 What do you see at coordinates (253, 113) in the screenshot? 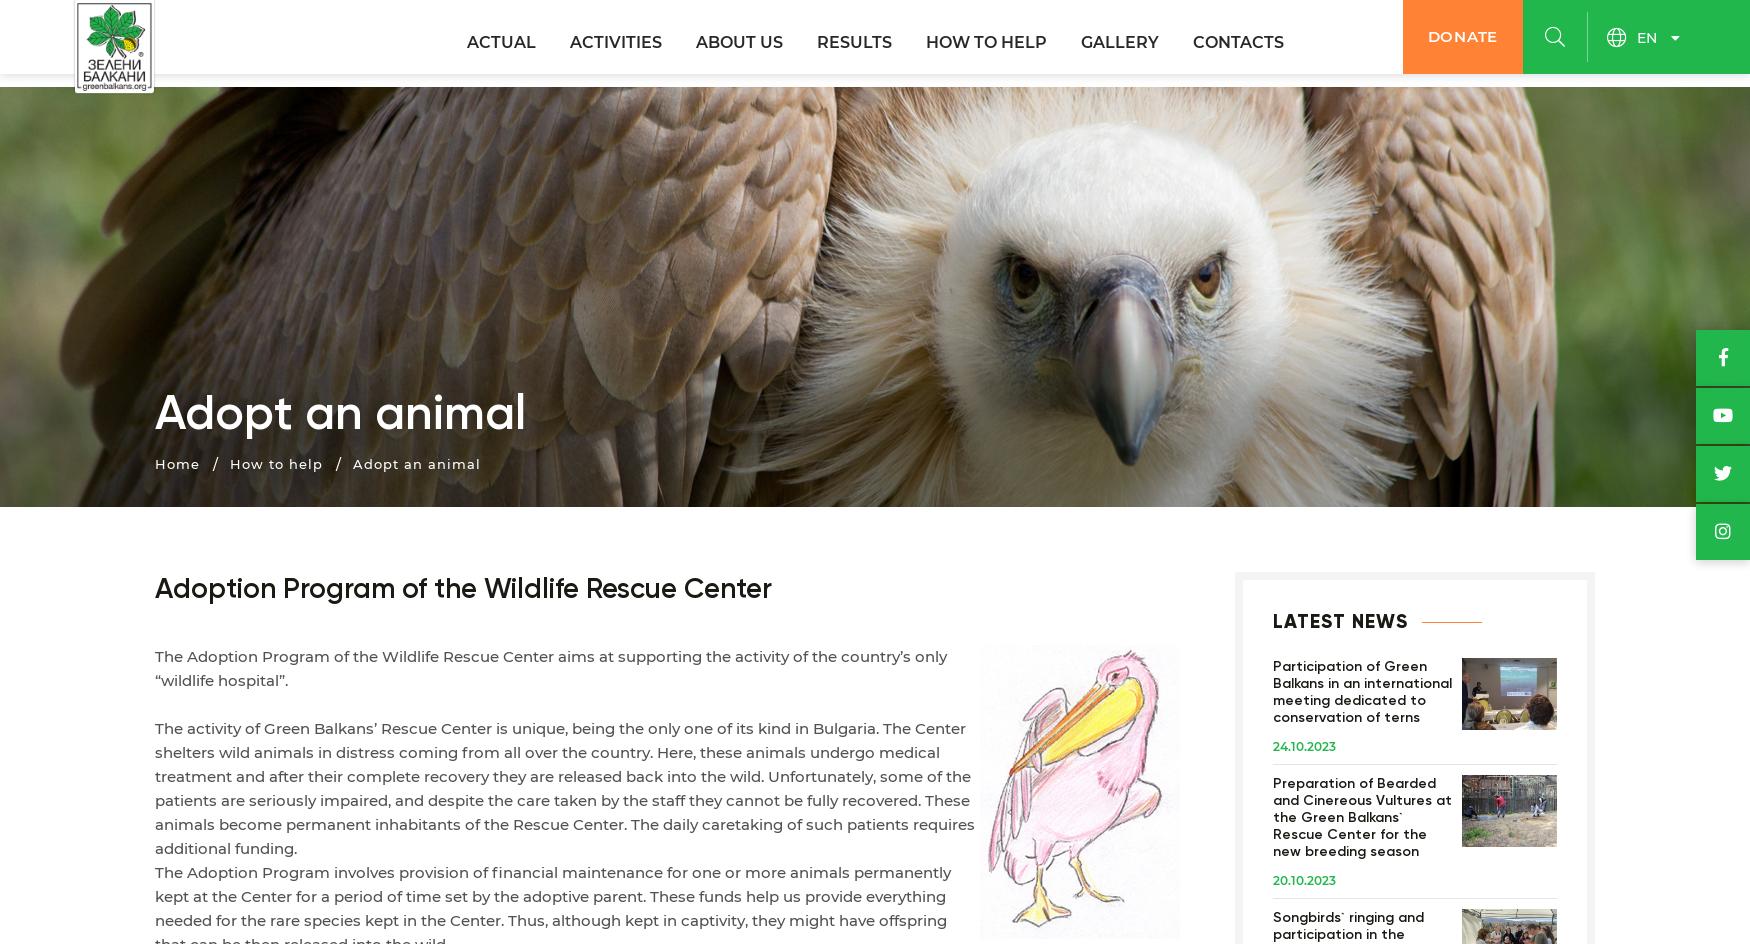
I see `'We are..'` at bounding box center [253, 113].